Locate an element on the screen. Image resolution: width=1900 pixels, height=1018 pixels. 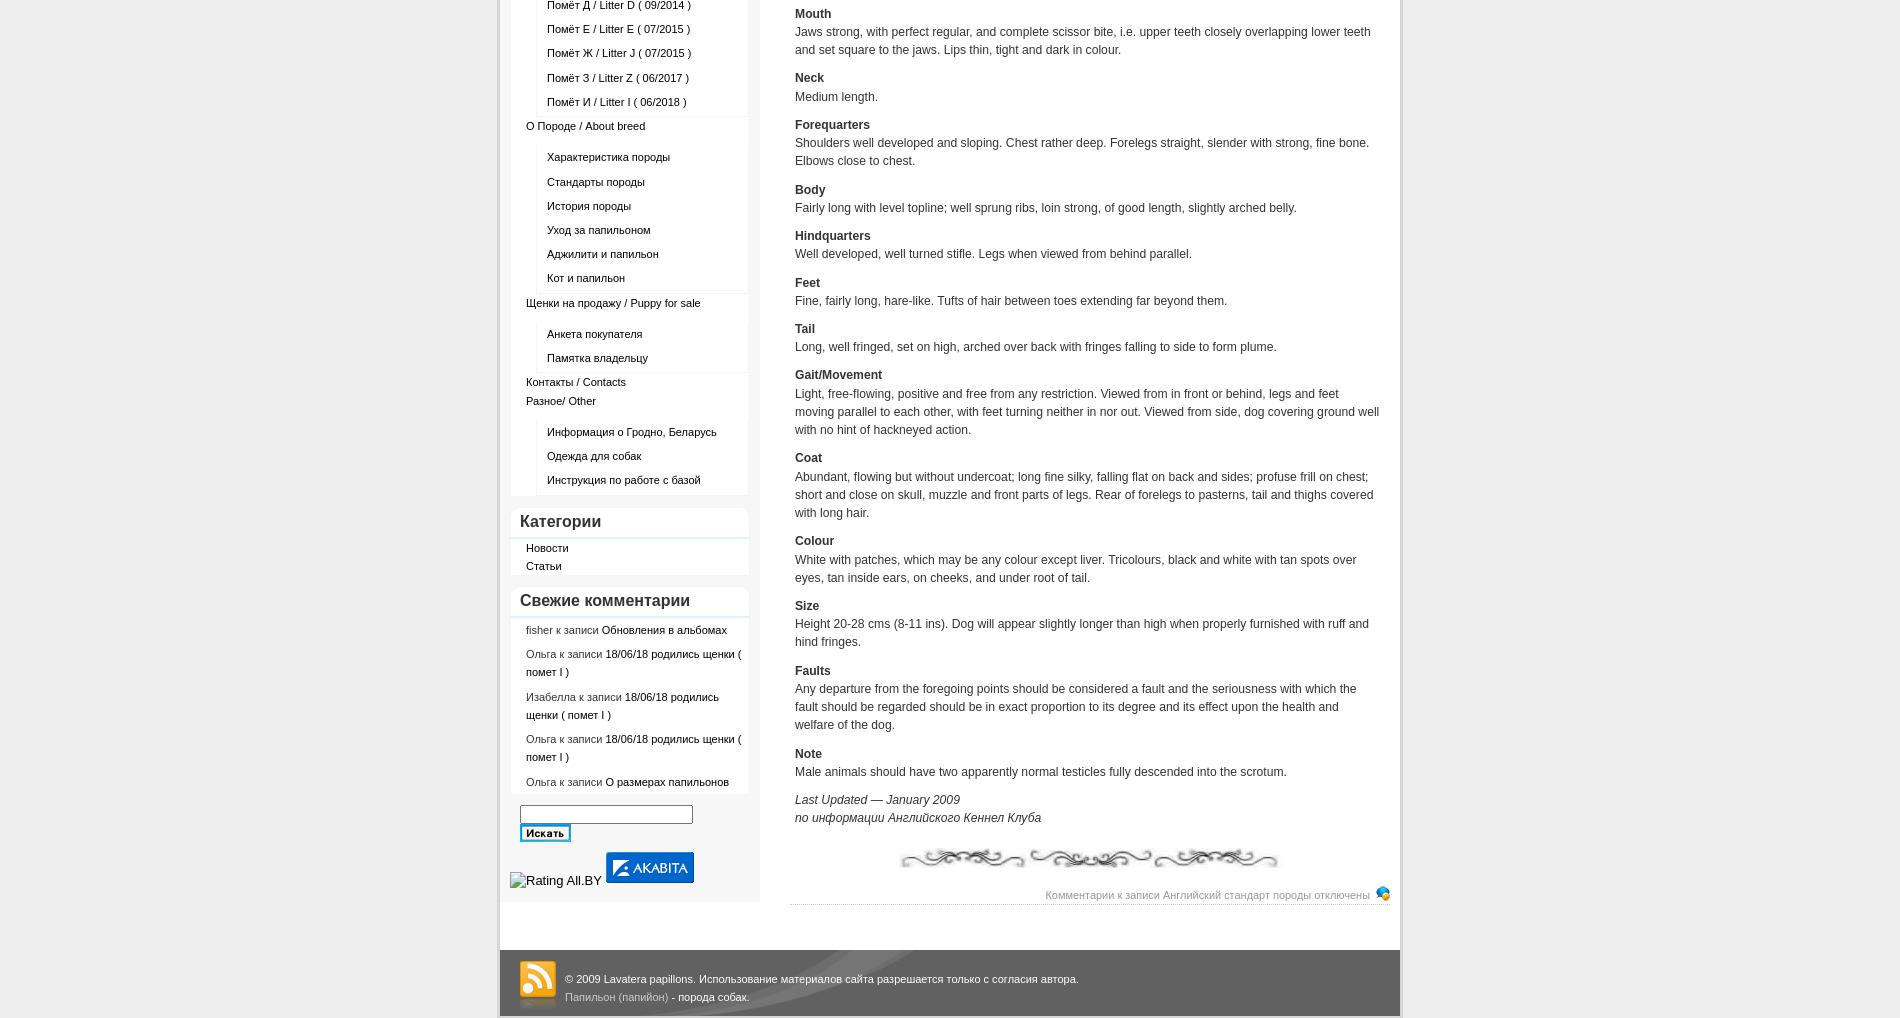
'© 2009 Lavatera papillons. Использование материалов сайта разрешается только с согласия автора.' is located at coordinates (820, 977).